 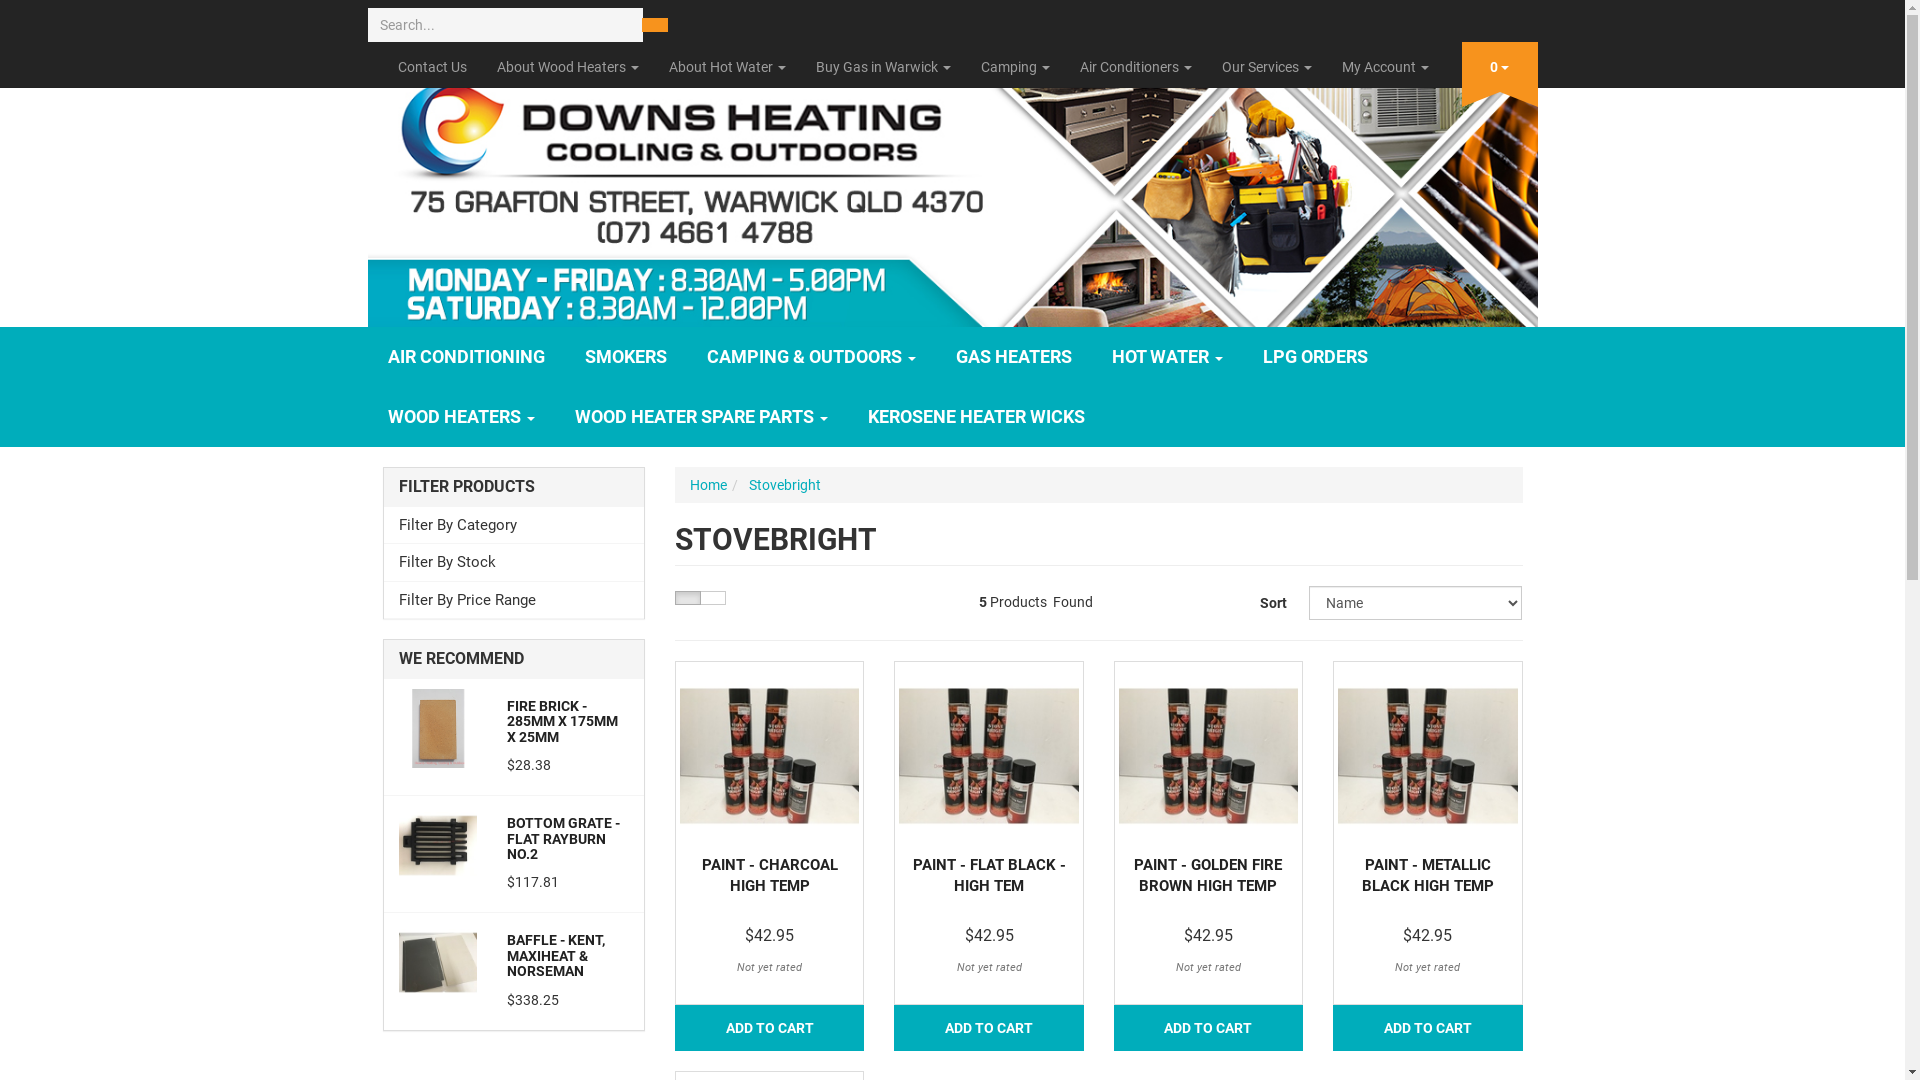 I want to click on 'ADD TO CART', so click(x=1426, y=1028).